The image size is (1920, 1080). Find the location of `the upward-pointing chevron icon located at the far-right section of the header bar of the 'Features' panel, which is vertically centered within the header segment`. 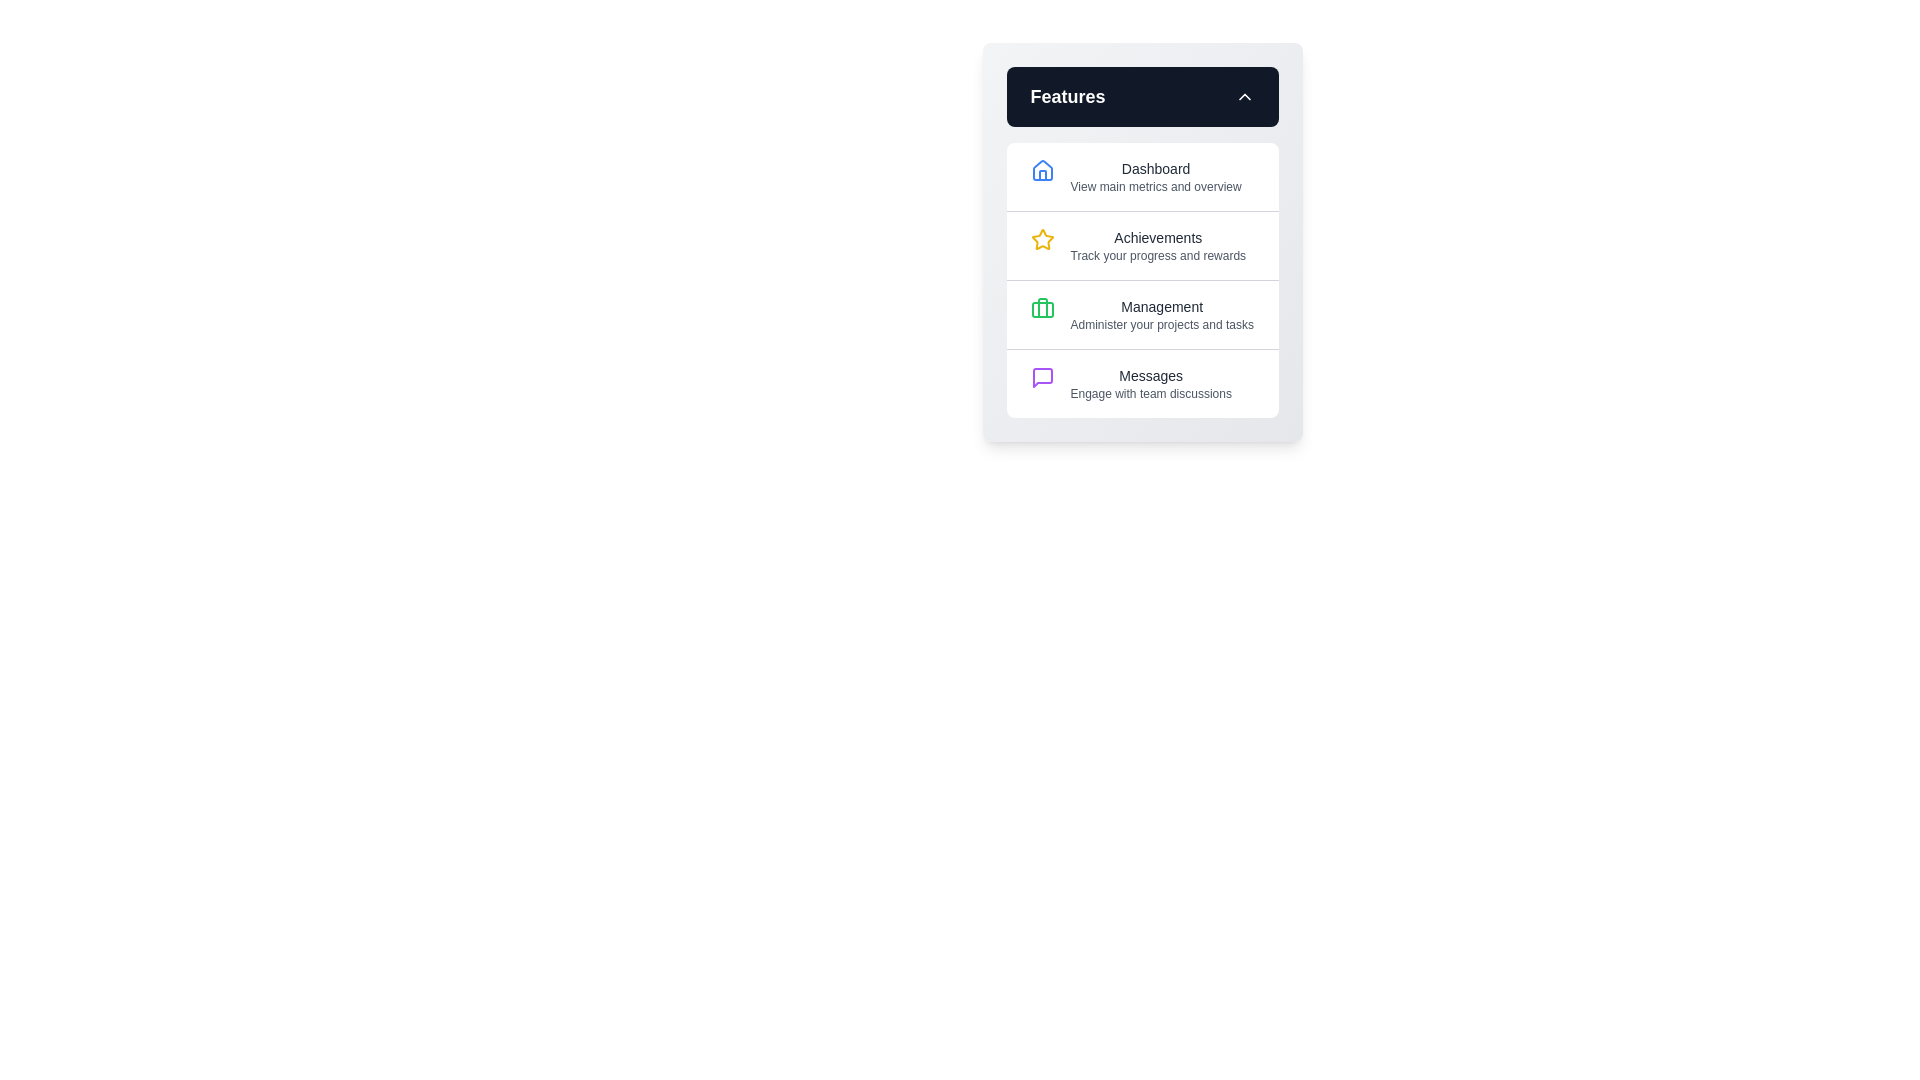

the upward-pointing chevron icon located at the far-right section of the header bar of the 'Features' panel, which is vertically centered within the header segment is located at coordinates (1243, 96).